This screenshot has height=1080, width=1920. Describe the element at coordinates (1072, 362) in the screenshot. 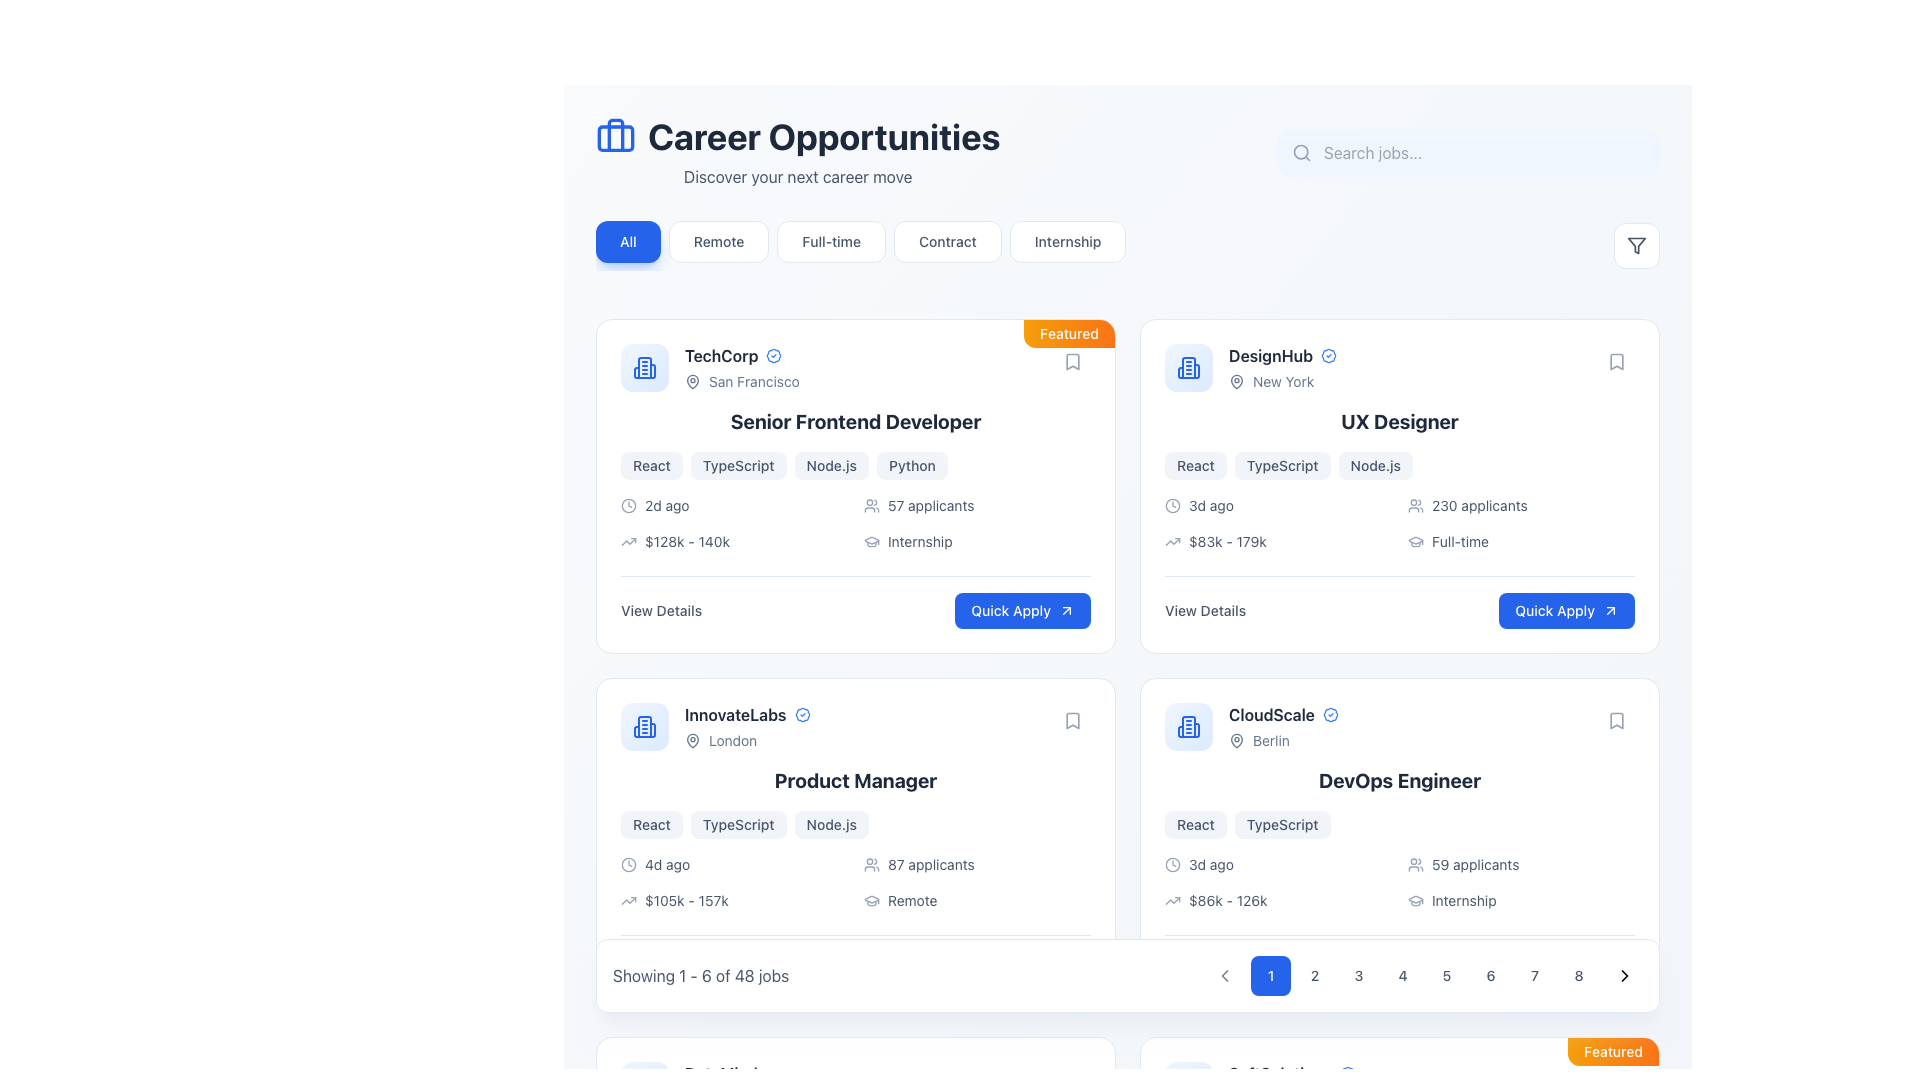

I see `the bookmark icon located in the top-right corner of the first job card, above the 'Featured' label, to interact with it` at that location.